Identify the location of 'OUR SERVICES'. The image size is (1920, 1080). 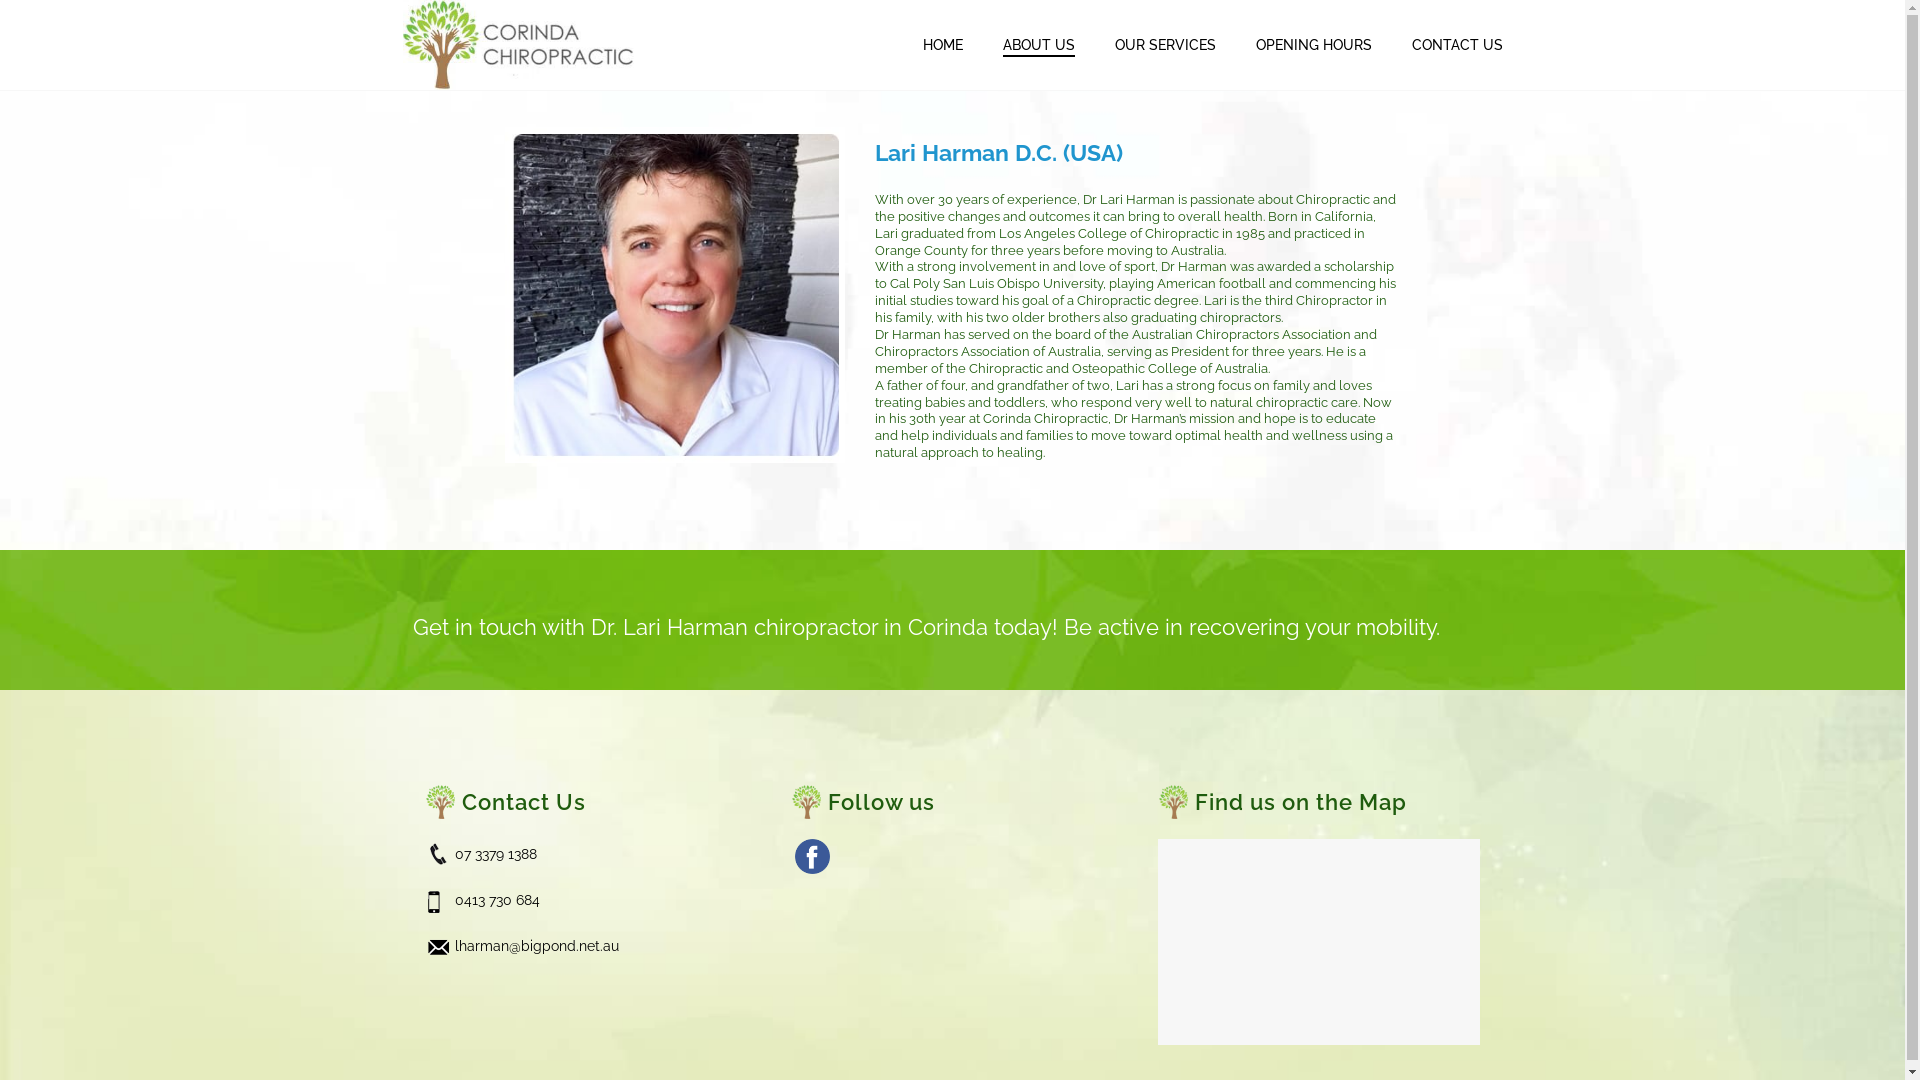
(1164, 45).